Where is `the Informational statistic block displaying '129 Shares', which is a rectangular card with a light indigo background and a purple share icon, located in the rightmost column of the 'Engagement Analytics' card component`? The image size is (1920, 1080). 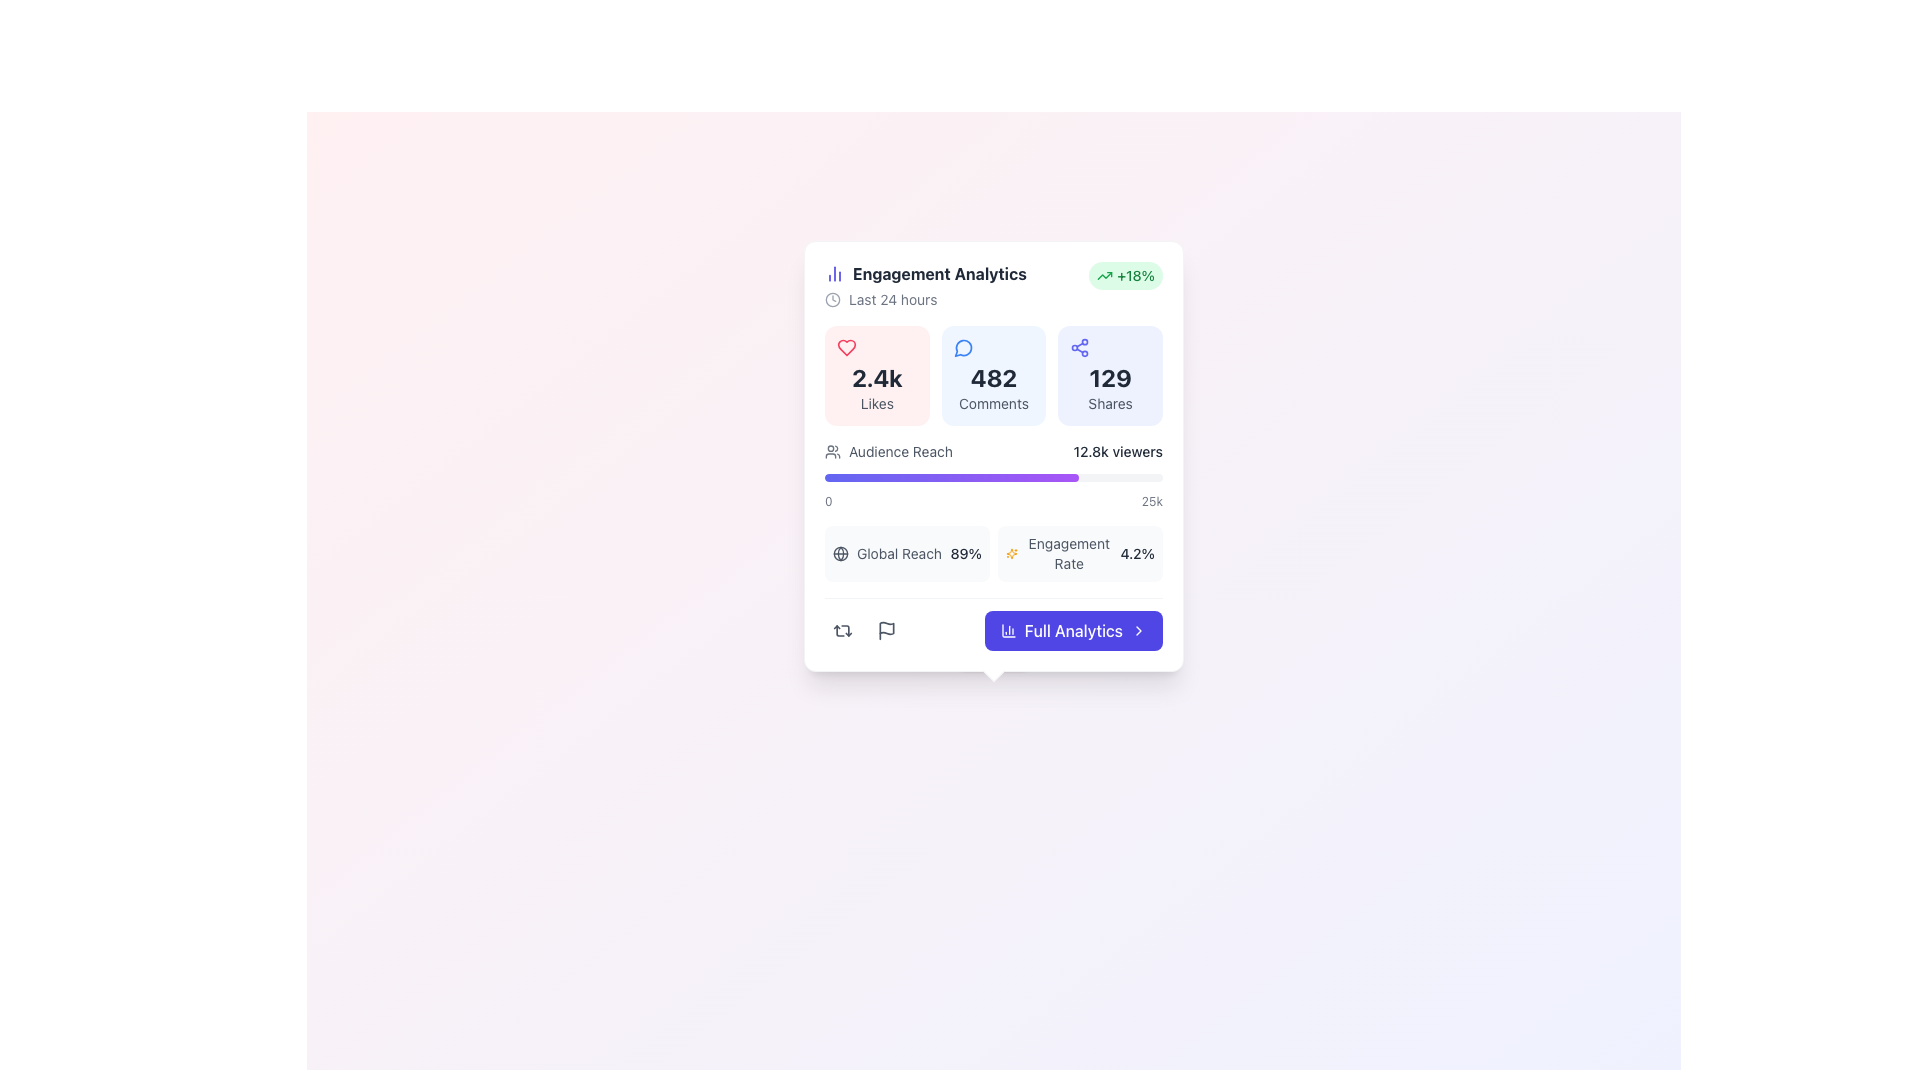
the Informational statistic block displaying '129 Shares', which is a rectangular card with a light indigo background and a purple share icon, located in the rightmost column of the 'Engagement Analytics' card component is located at coordinates (1109, 375).